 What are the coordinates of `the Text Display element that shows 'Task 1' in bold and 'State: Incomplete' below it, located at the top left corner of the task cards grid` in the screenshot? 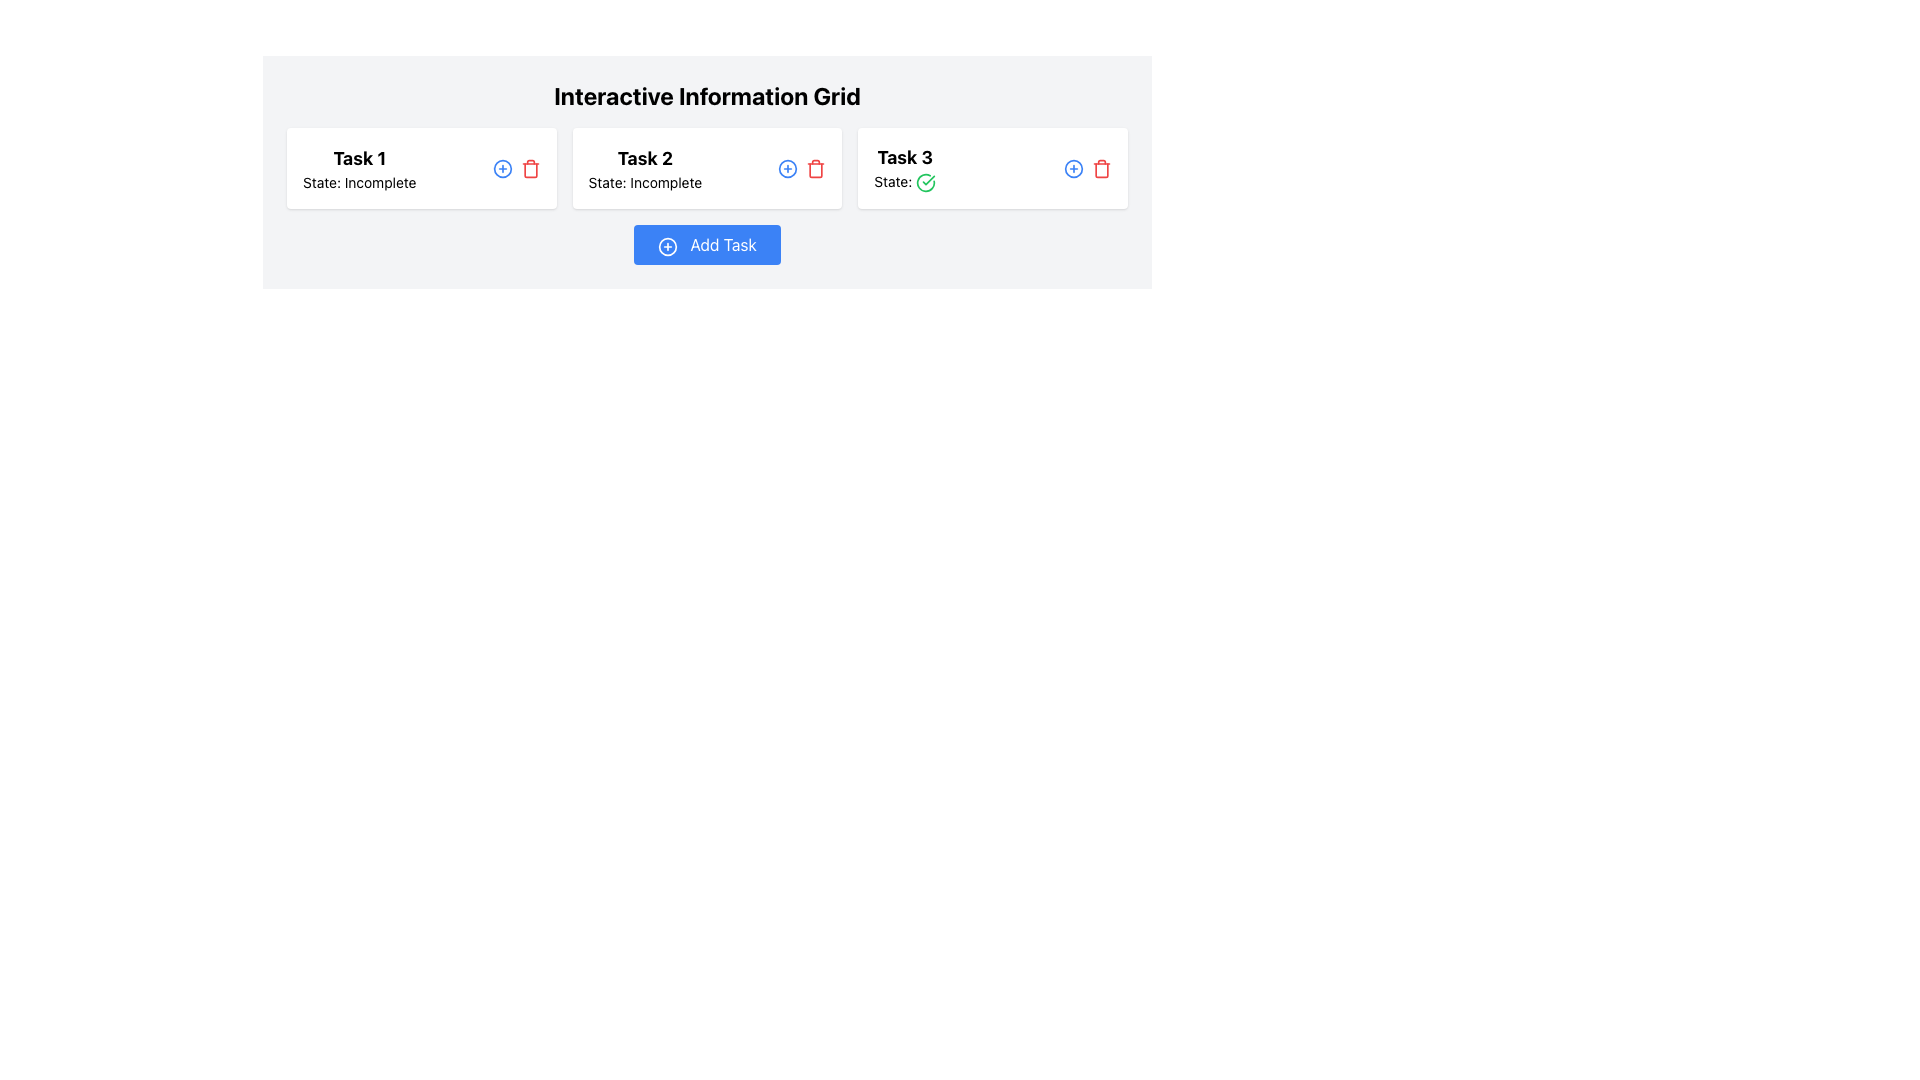 It's located at (359, 167).